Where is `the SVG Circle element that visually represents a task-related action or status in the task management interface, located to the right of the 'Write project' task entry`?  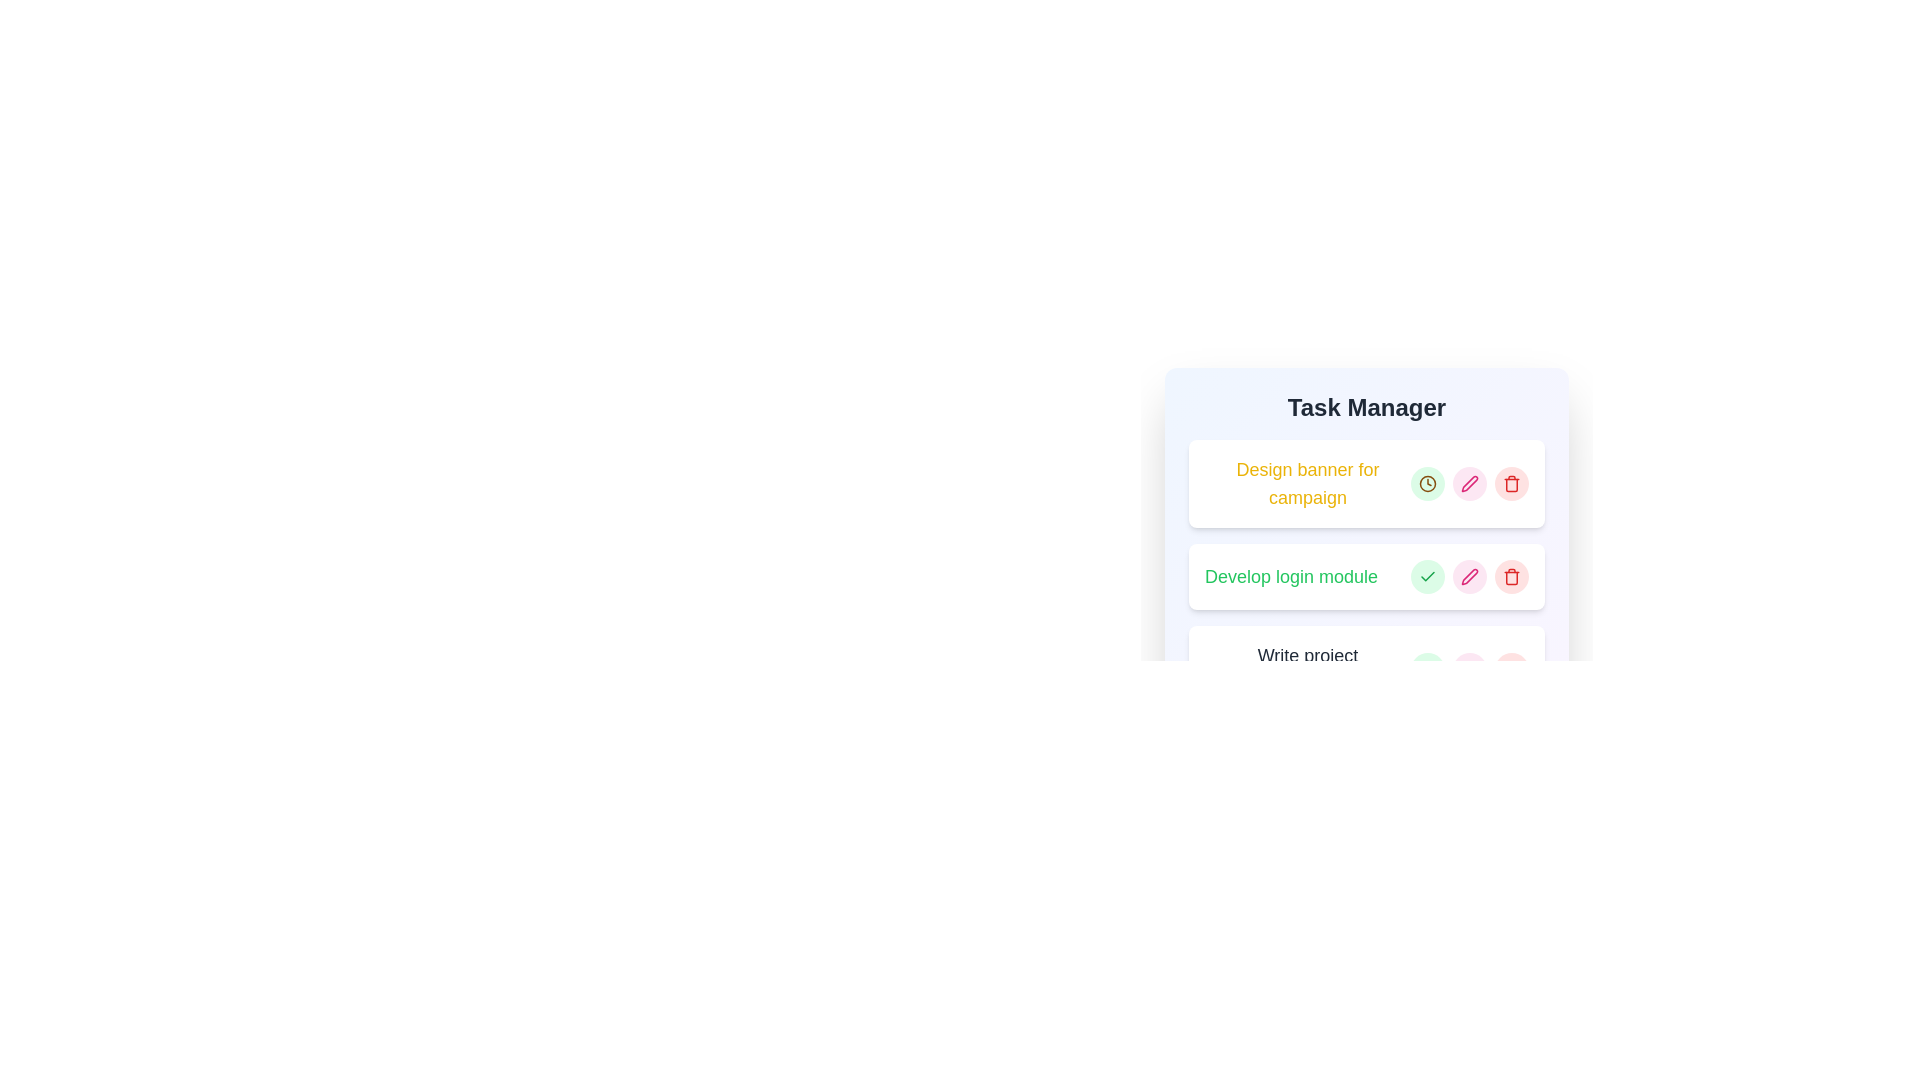 the SVG Circle element that visually represents a task-related action or status in the task management interface, located to the right of the 'Write project' task entry is located at coordinates (1427, 670).